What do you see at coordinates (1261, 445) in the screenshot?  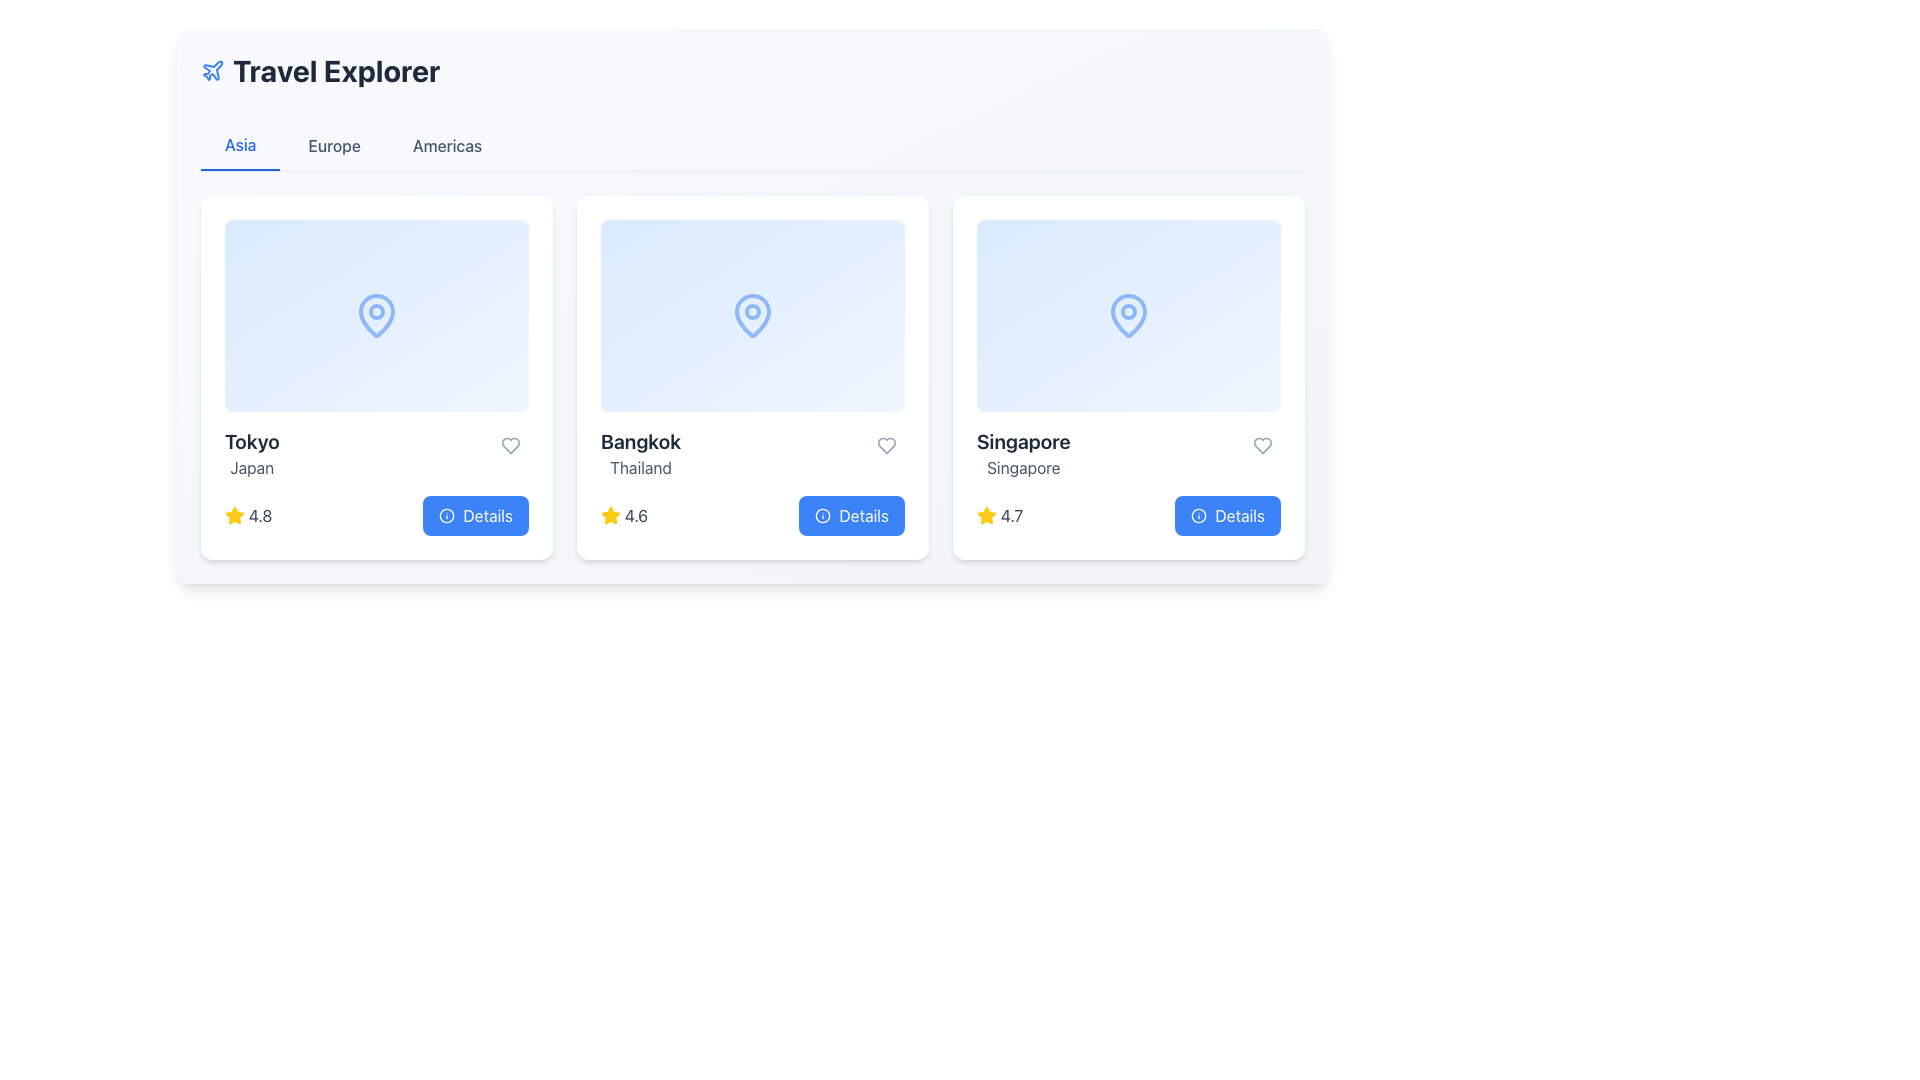 I see `the favorite icon located at the bottom-right corner of the Singapore card` at bounding box center [1261, 445].